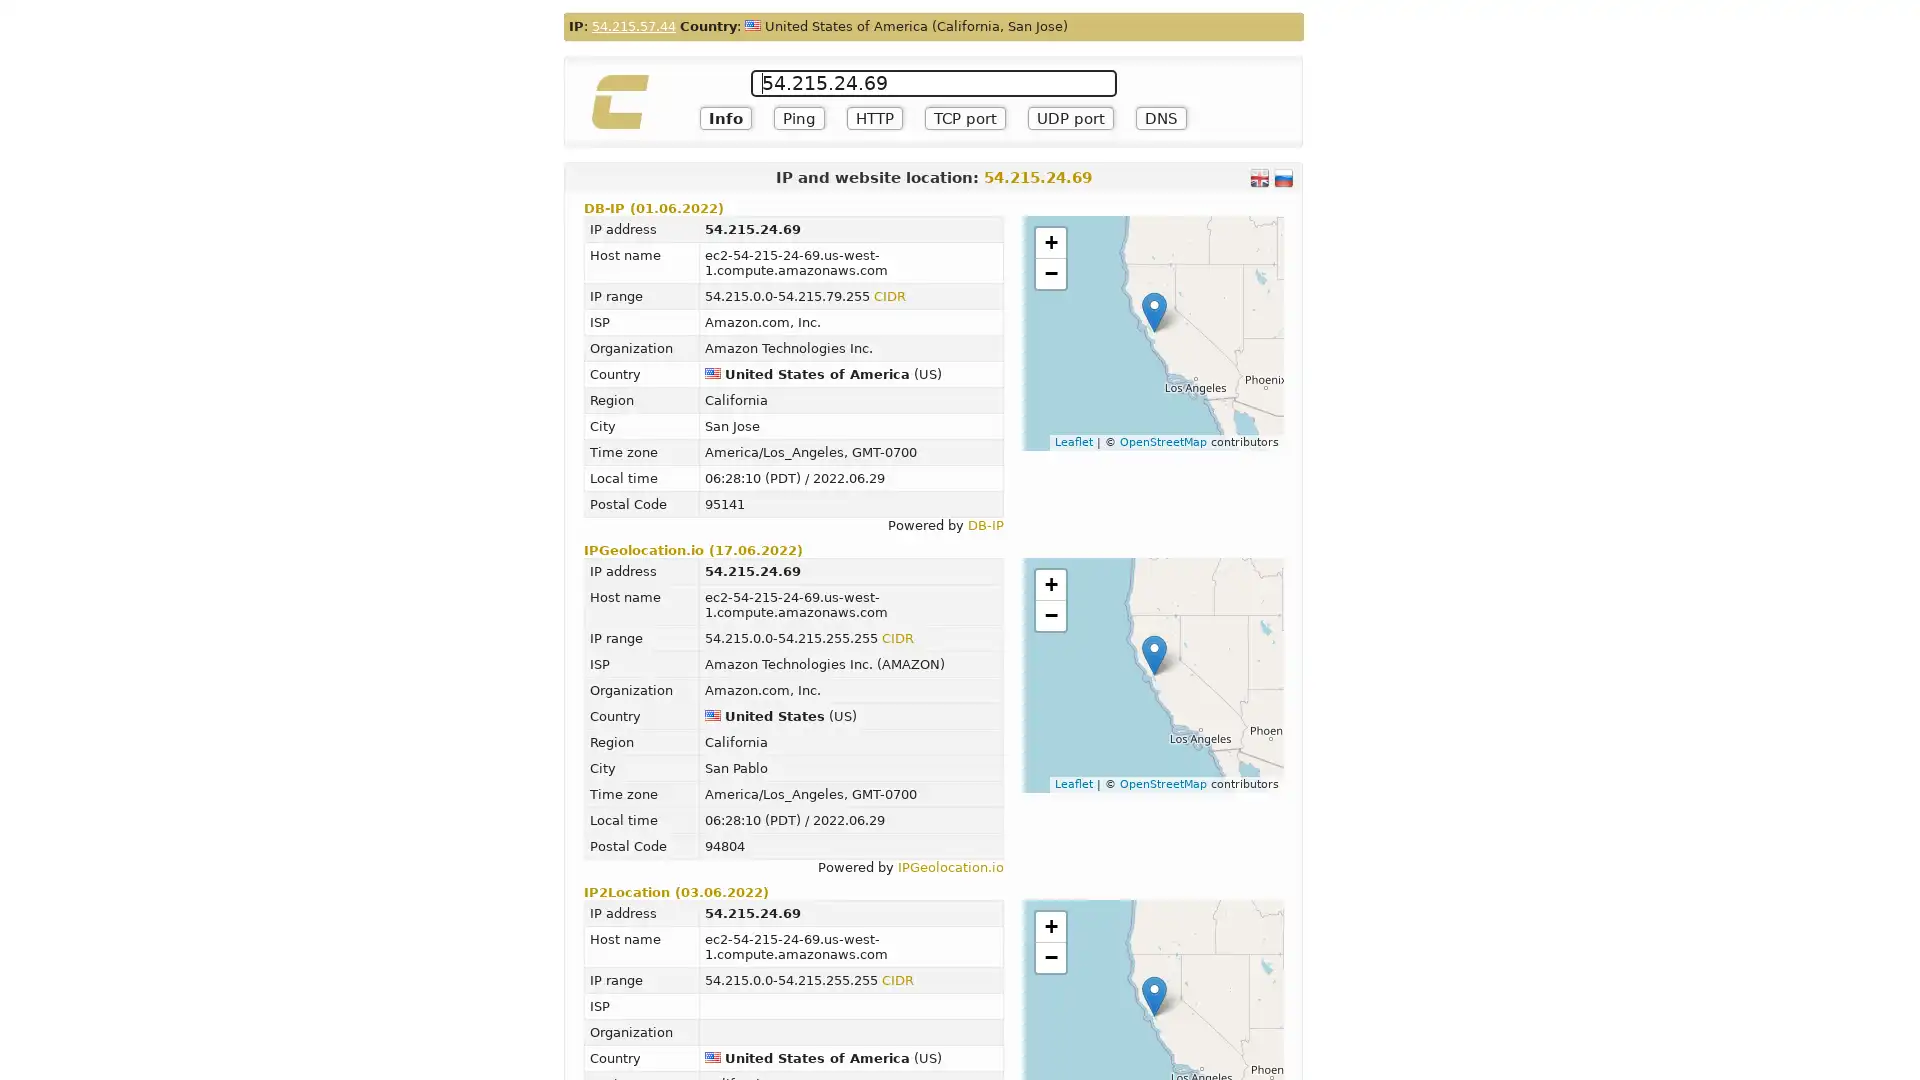 The height and width of the screenshot is (1080, 1920). I want to click on Zoom out, so click(1050, 956).